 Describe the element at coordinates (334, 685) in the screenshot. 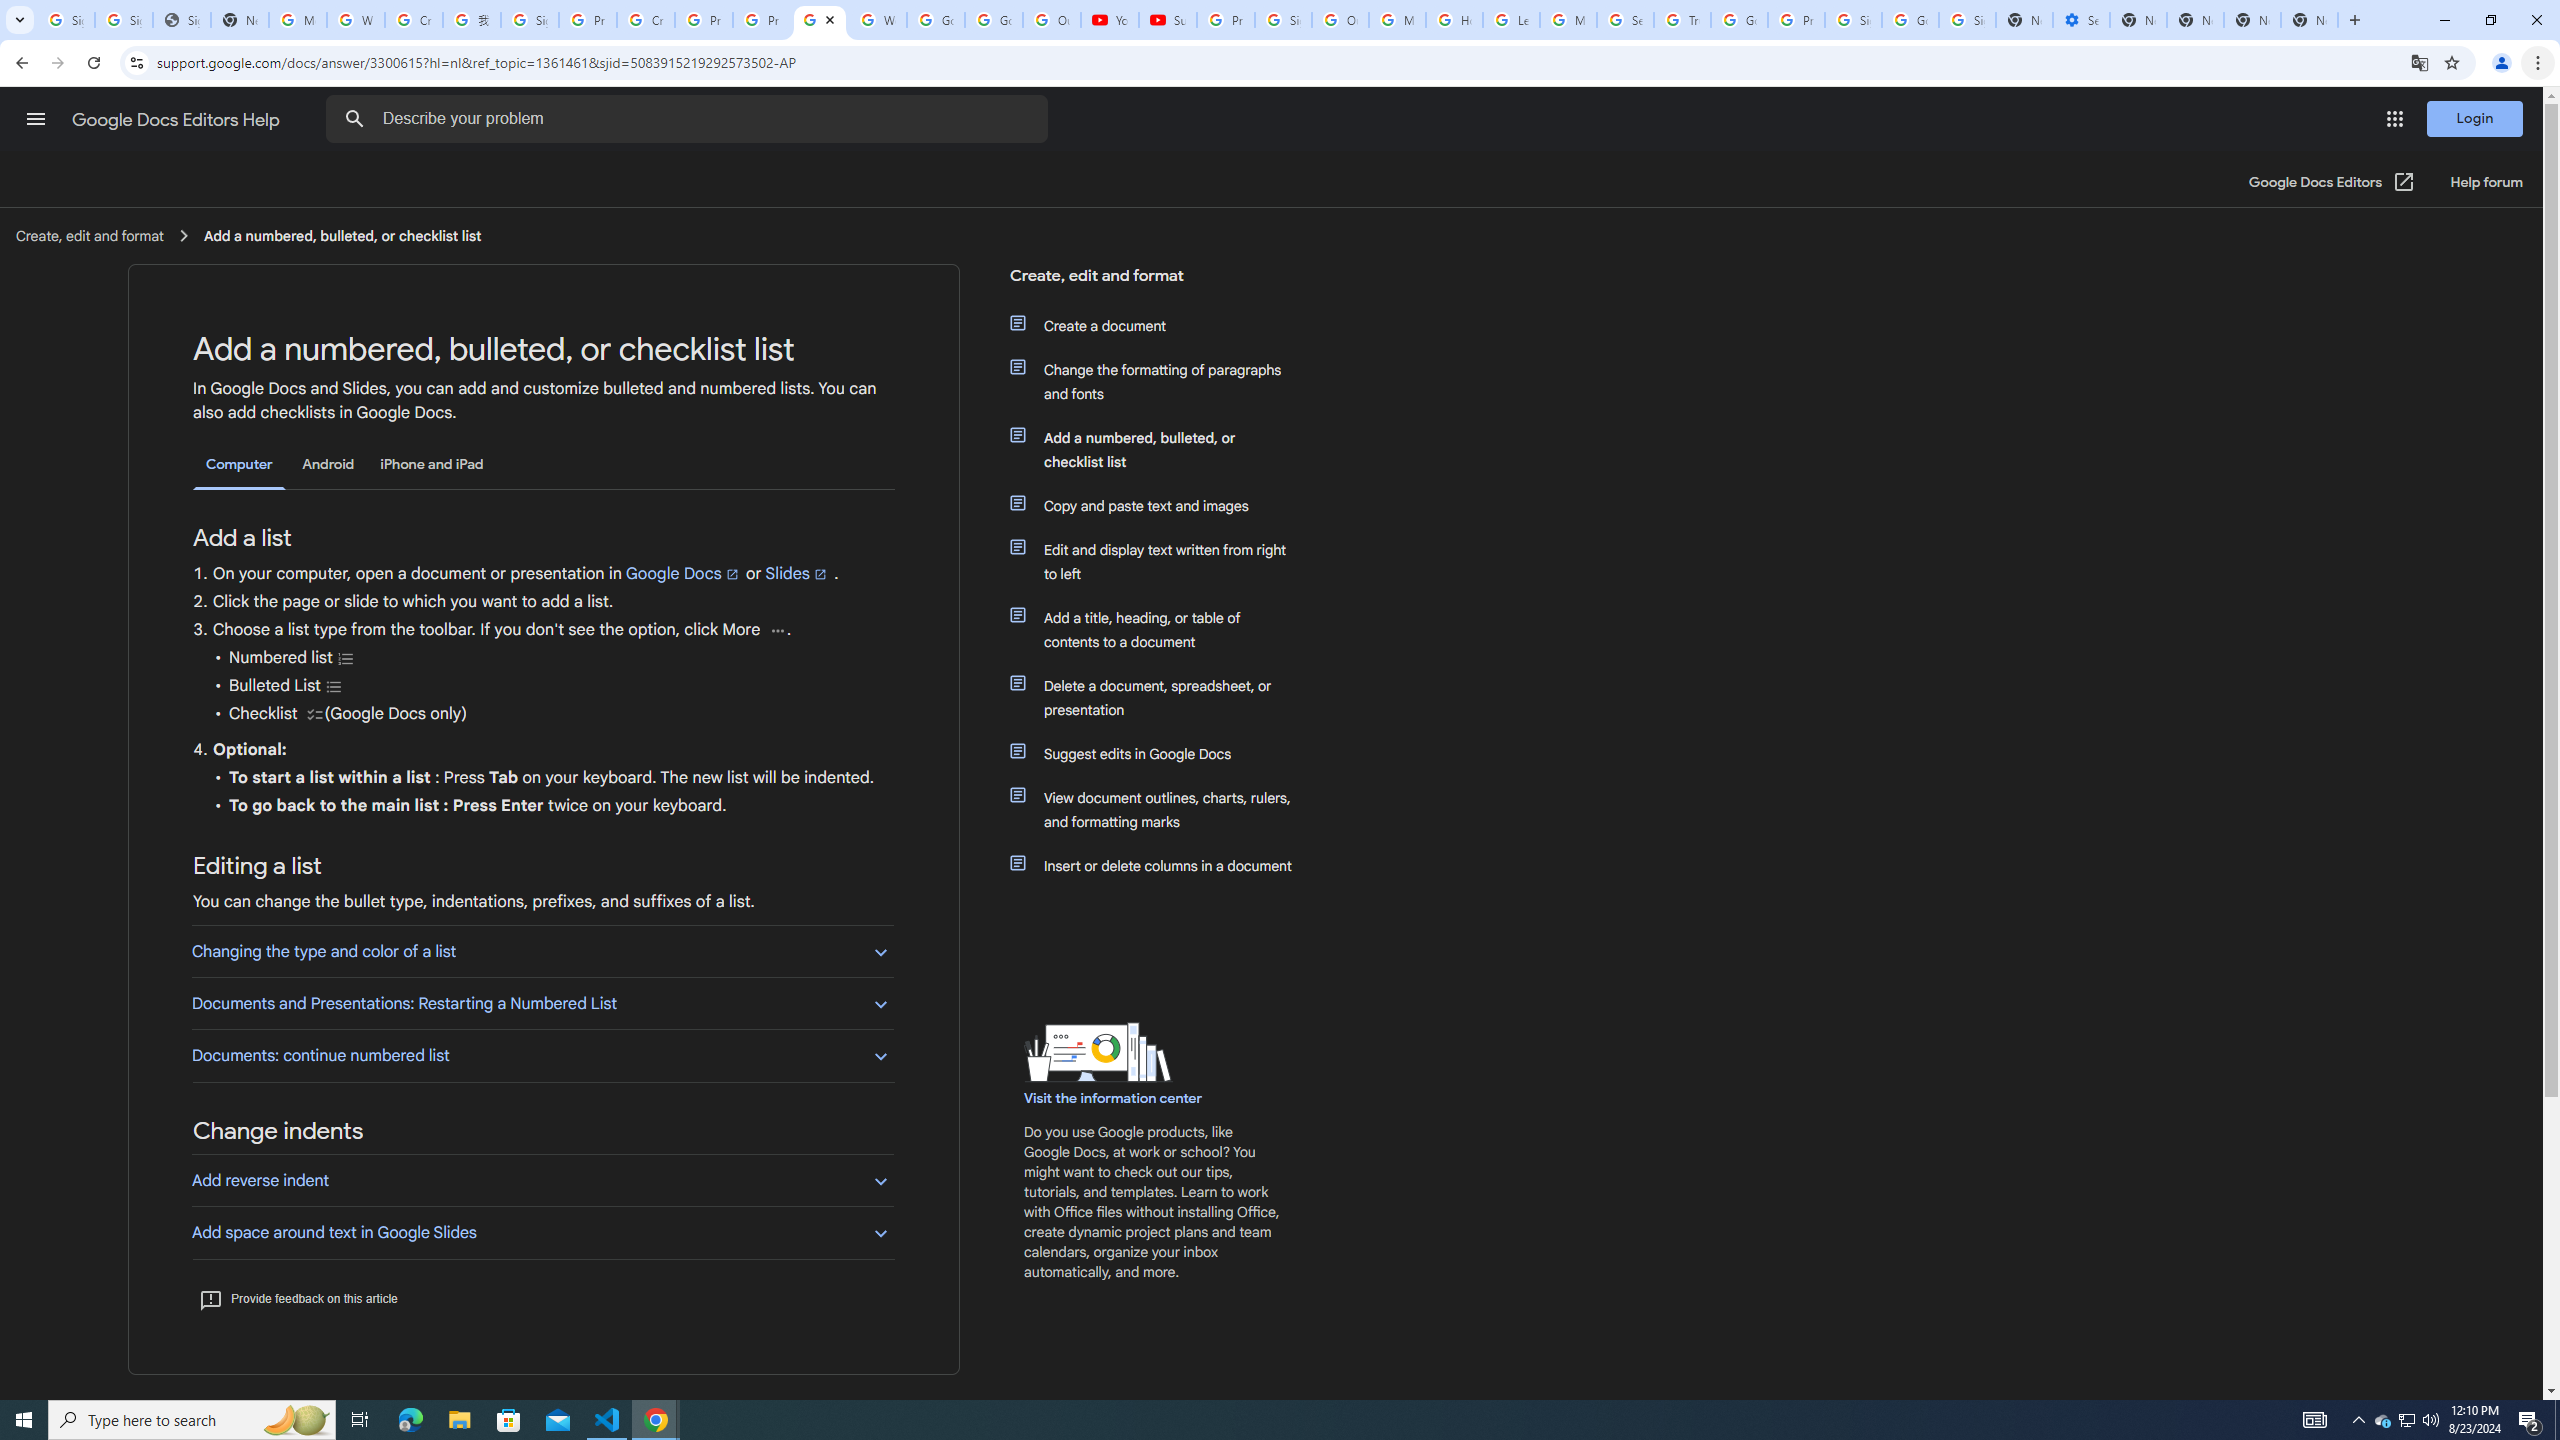

I see `'Bulleted List'` at that location.